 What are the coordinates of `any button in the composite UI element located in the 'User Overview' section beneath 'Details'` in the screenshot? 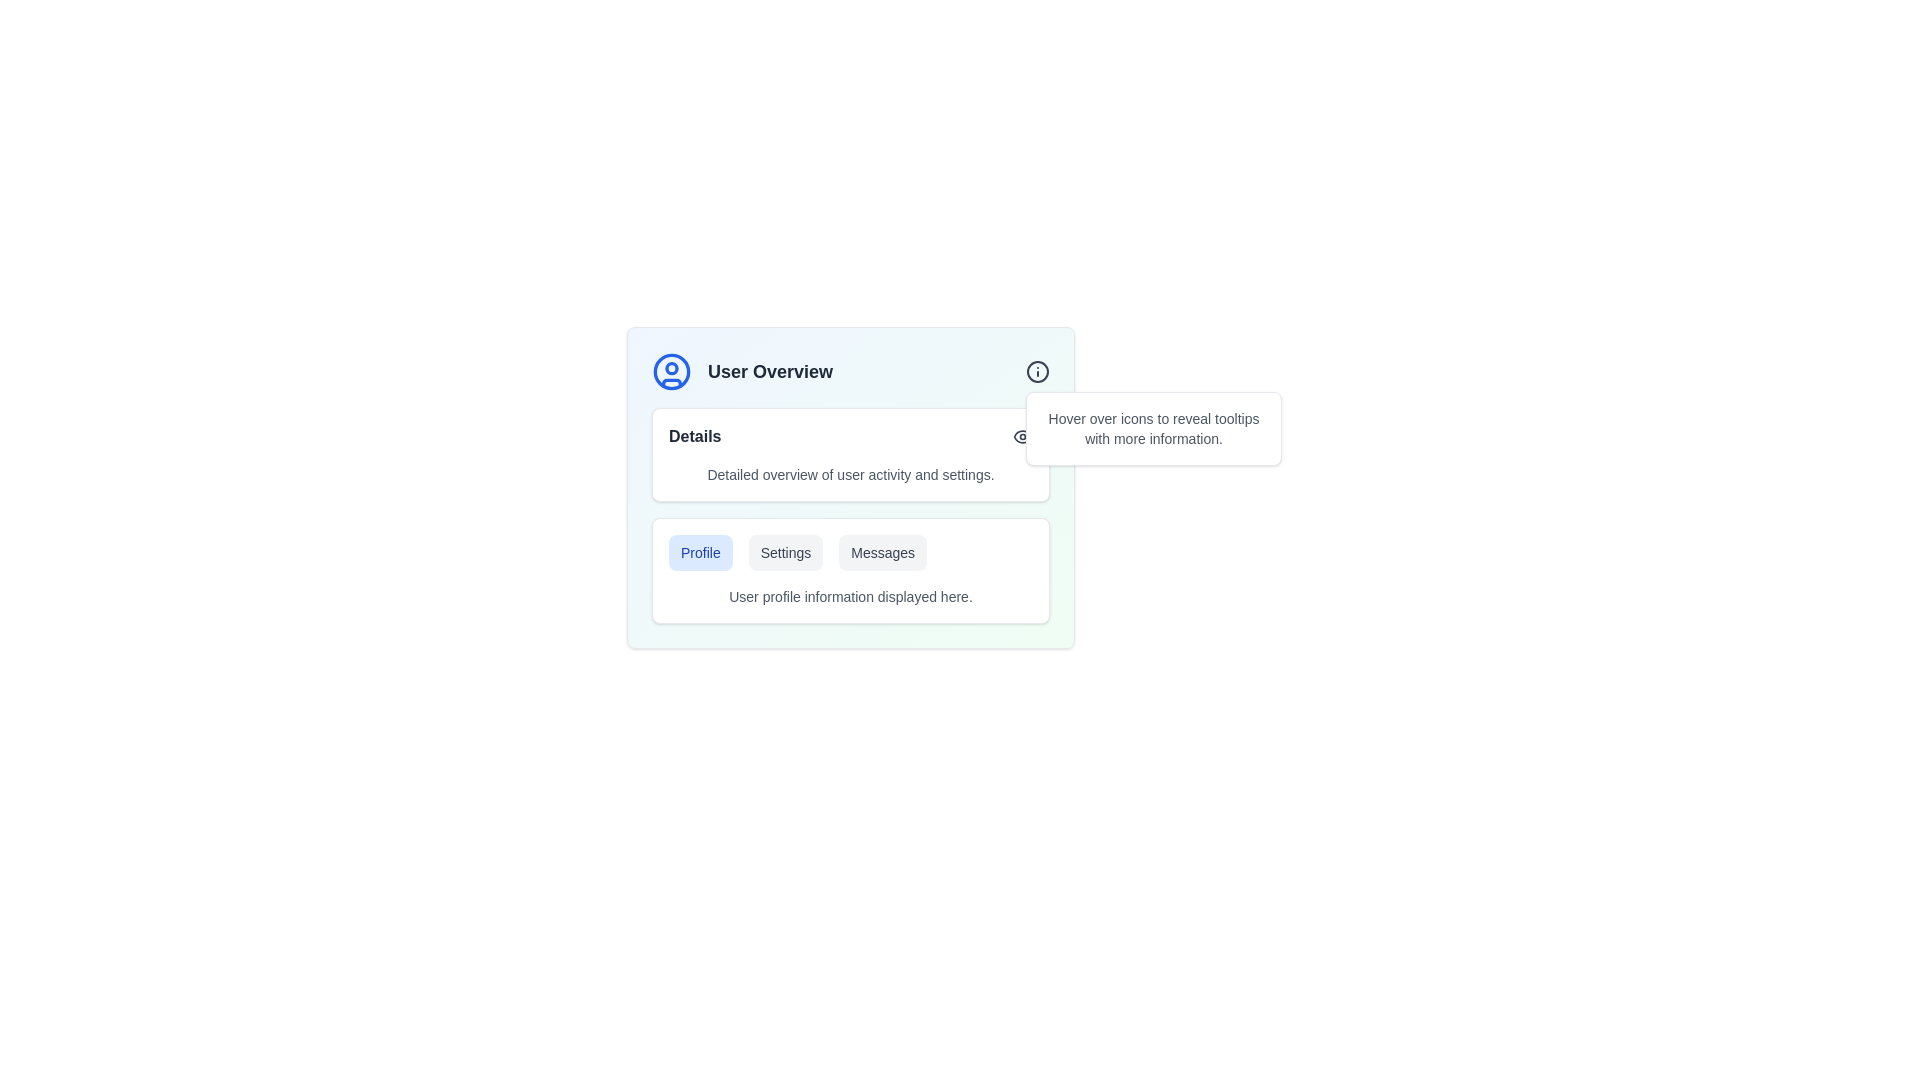 It's located at (850, 570).